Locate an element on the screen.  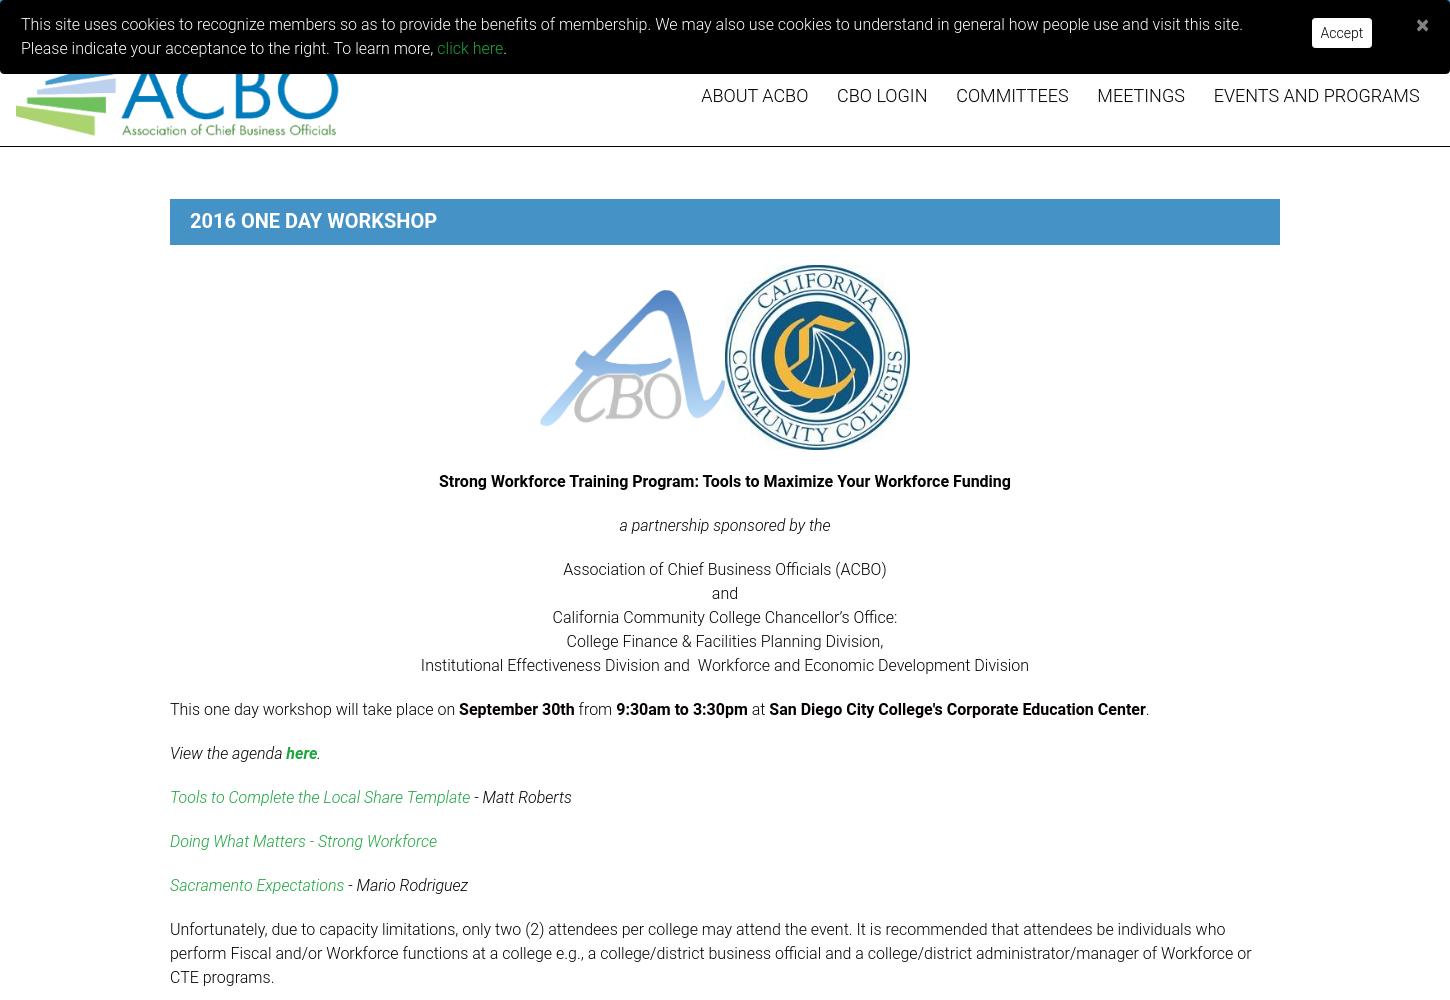
'This one day workshop will take place on' is located at coordinates (314, 708).